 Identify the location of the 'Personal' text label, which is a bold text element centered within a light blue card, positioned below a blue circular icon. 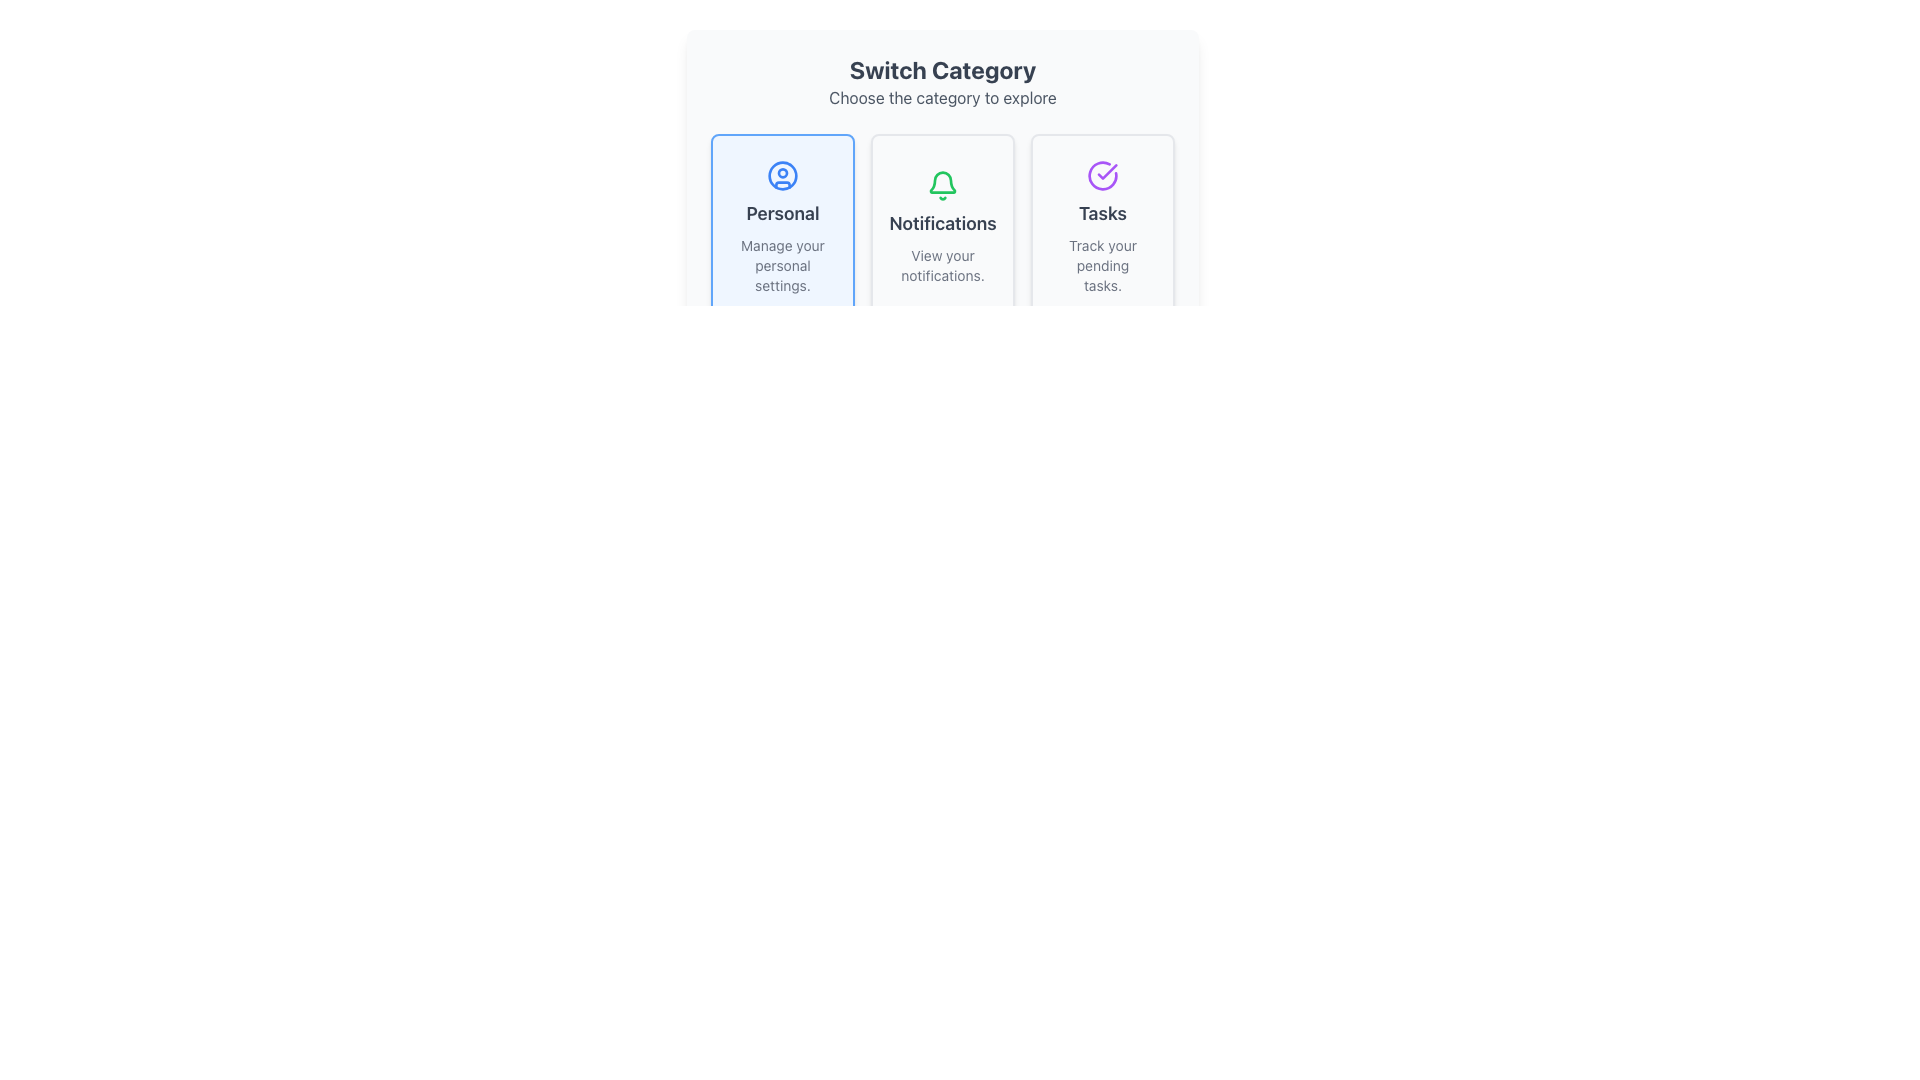
(781, 213).